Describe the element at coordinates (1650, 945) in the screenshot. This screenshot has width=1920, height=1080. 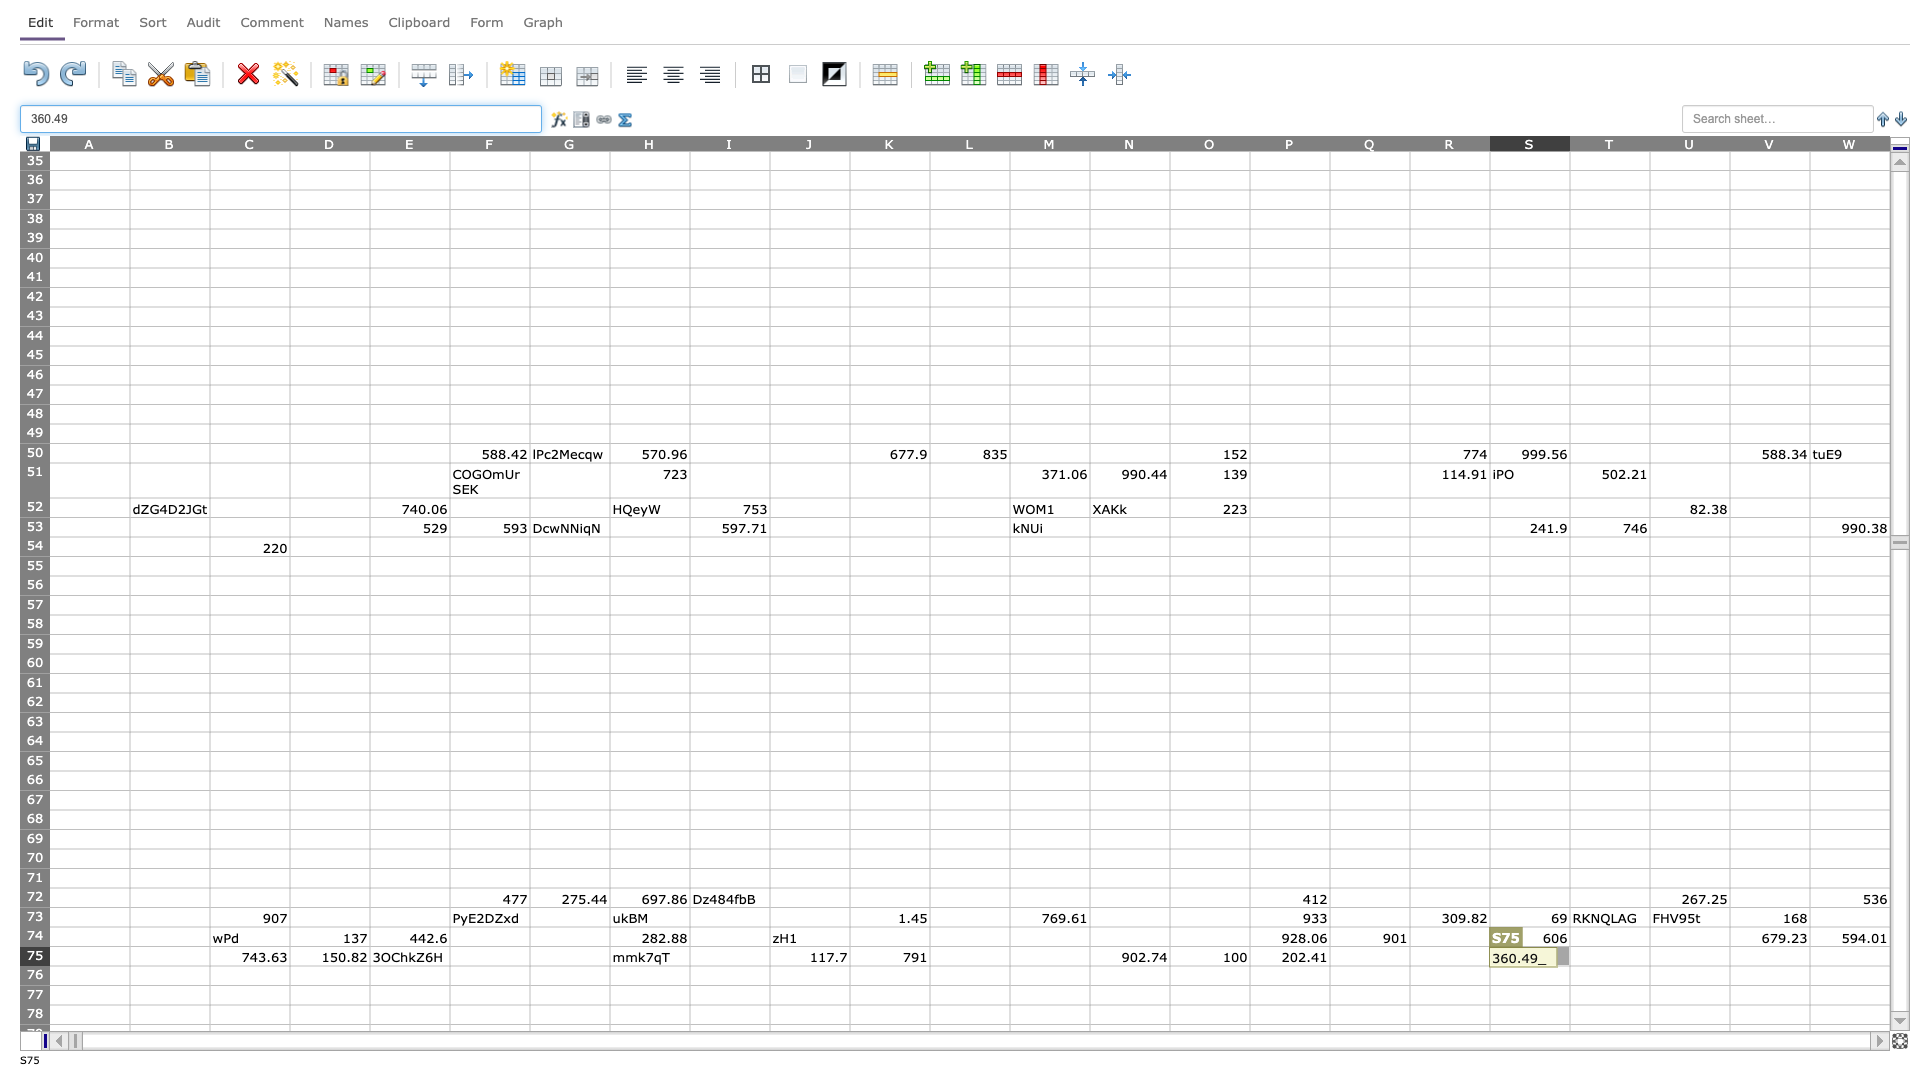
I see `Top left corner of cell U-75` at that location.